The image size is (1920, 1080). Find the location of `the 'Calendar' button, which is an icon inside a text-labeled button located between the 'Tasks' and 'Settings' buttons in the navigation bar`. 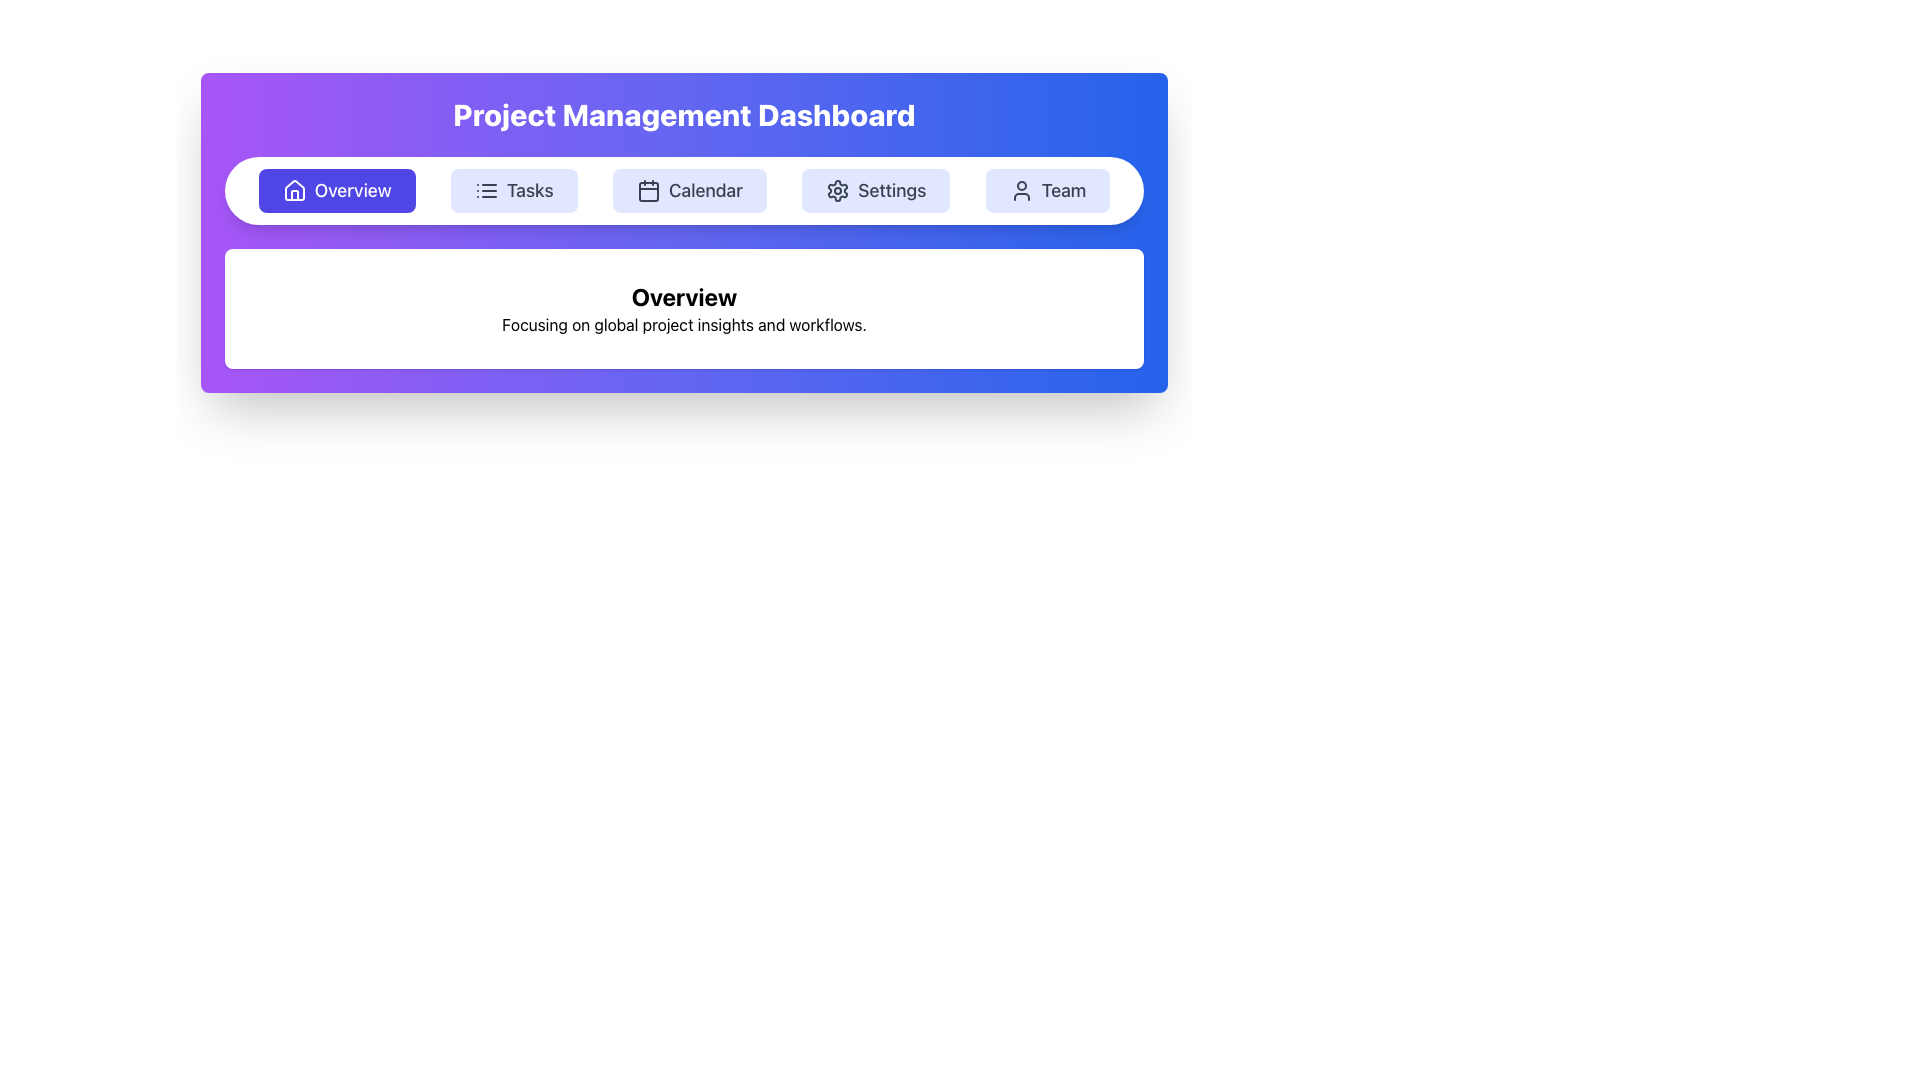

the 'Calendar' button, which is an icon inside a text-labeled button located between the 'Tasks' and 'Settings' buttons in the navigation bar is located at coordinates (648, 191).